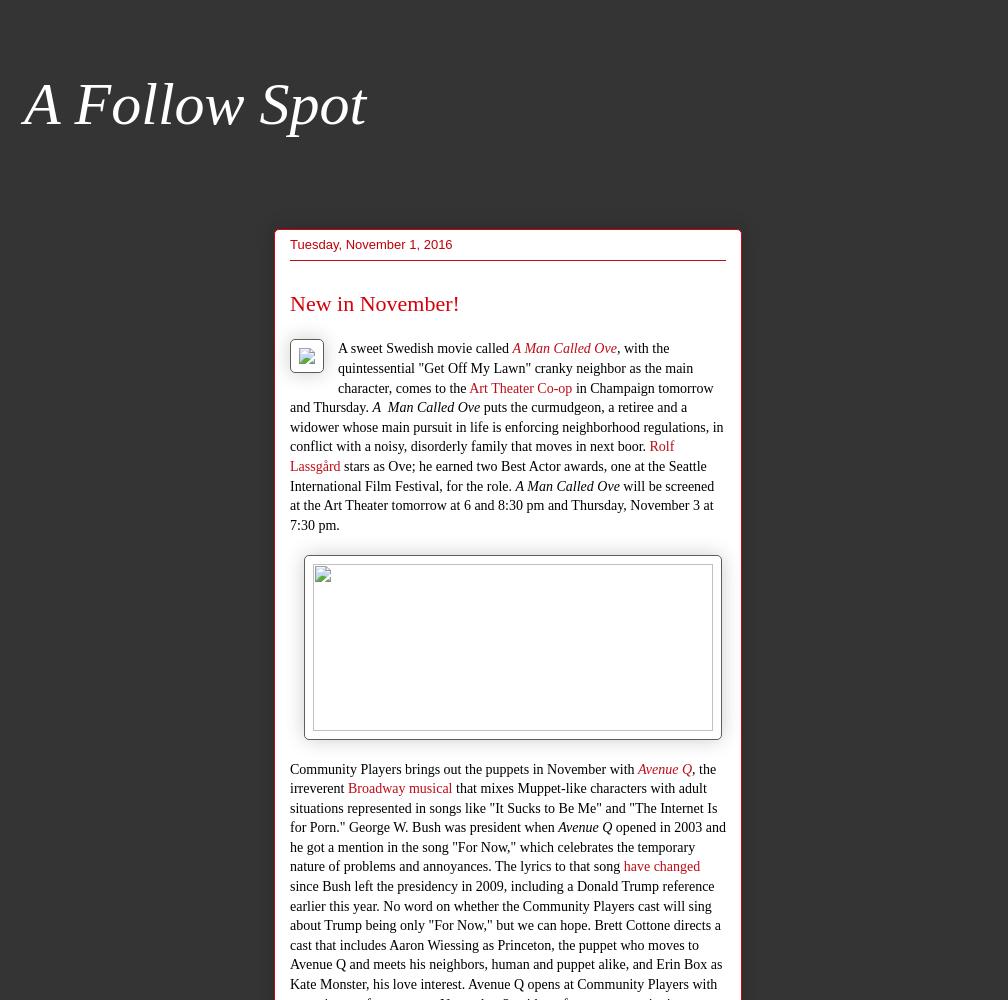 The image size is (1008, 1000). Describe the element at coordinates (469, 387) in the screenshot. I see `'Art Theater Co-op'` at that location.